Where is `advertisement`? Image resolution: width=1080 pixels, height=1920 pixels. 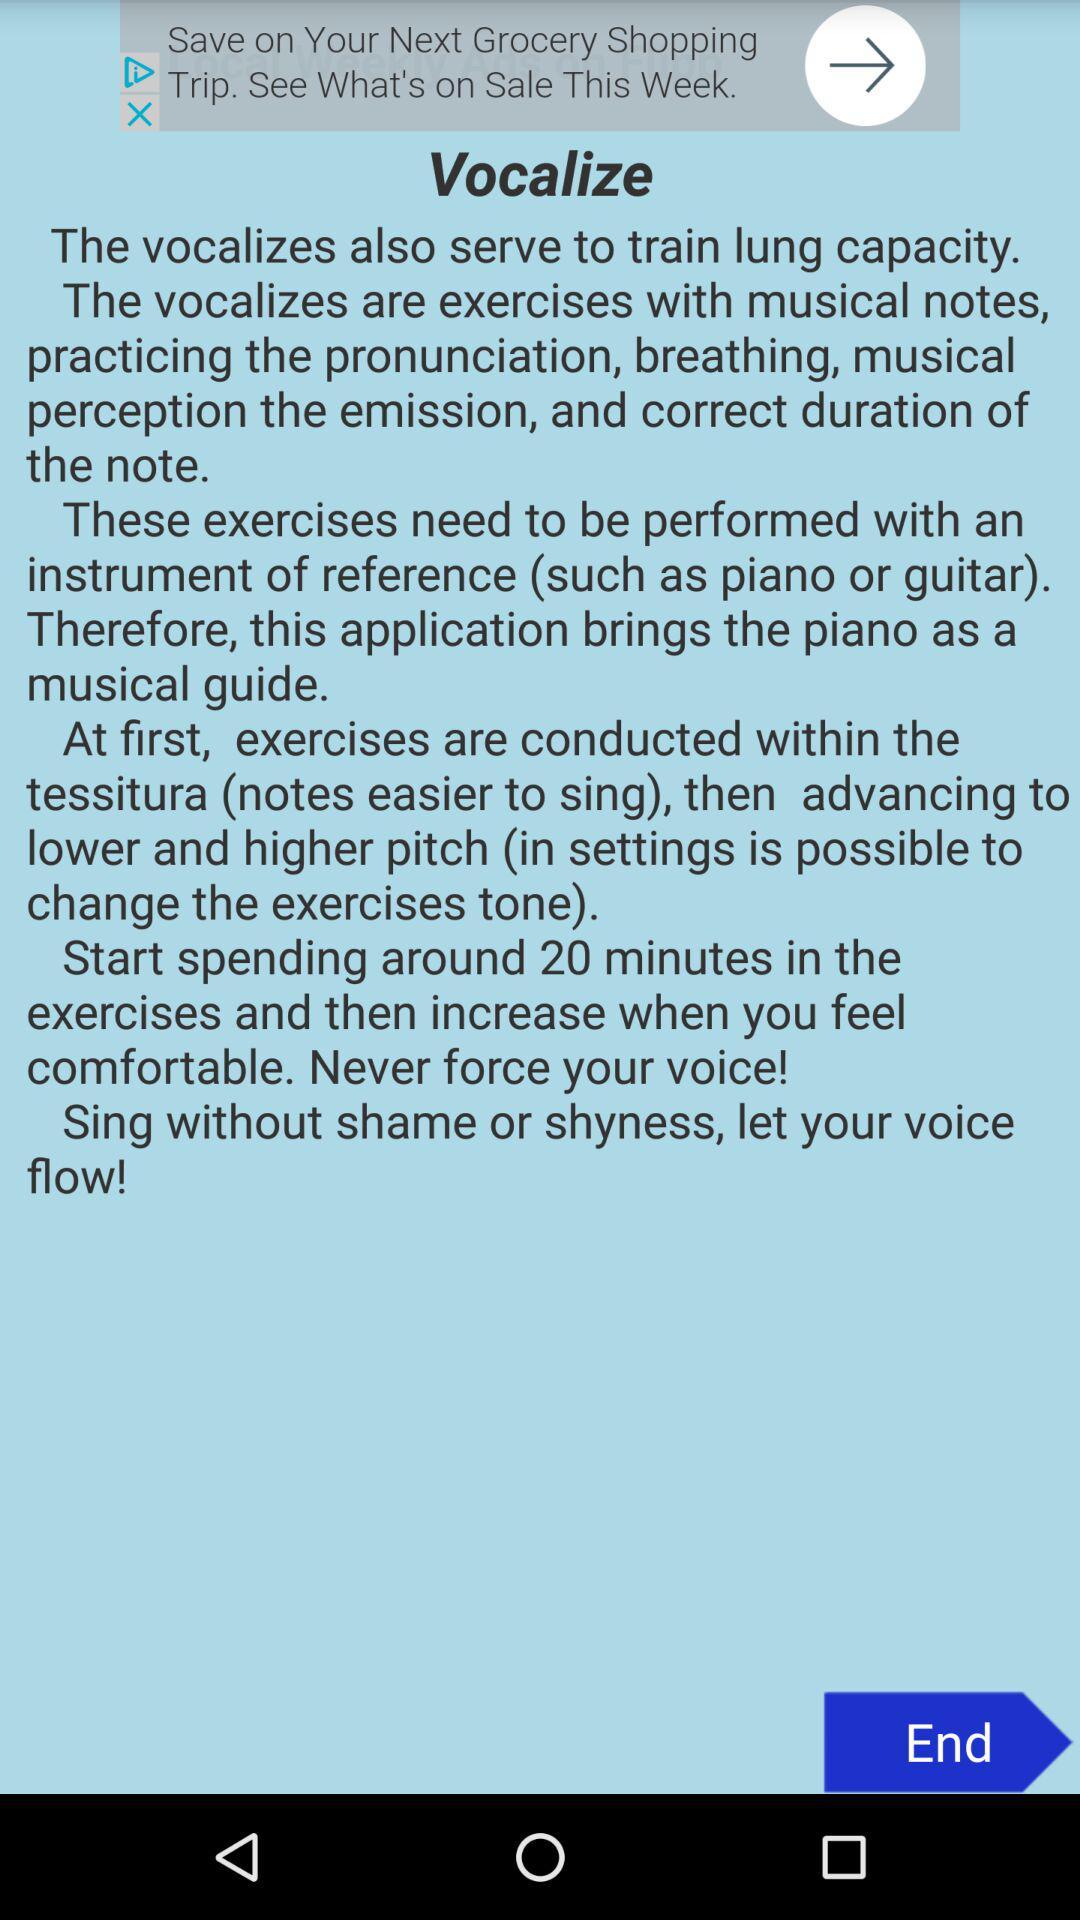 advertisement is located at coordinates (540, 65).